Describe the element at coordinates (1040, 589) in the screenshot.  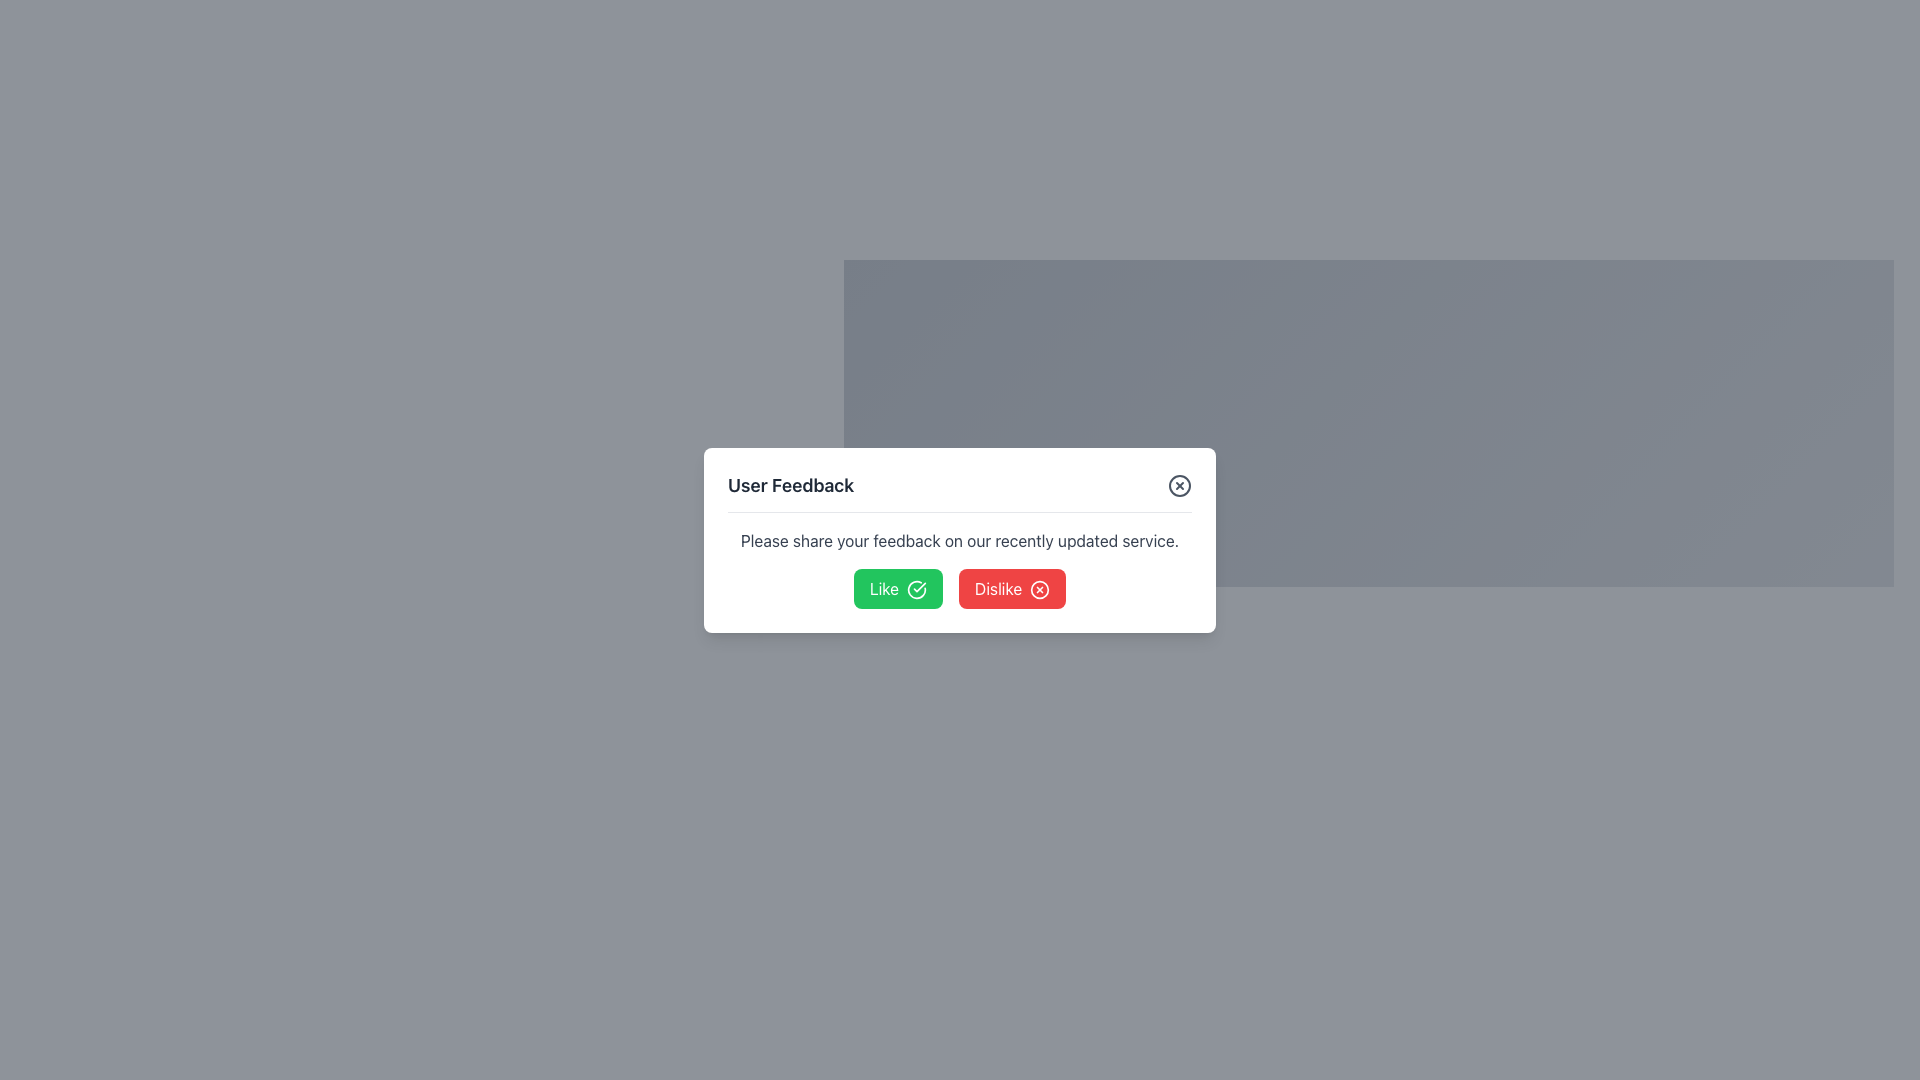
I see `the small graphic icon within the 'Dislike' button, which visually represents a negative action` at that location.